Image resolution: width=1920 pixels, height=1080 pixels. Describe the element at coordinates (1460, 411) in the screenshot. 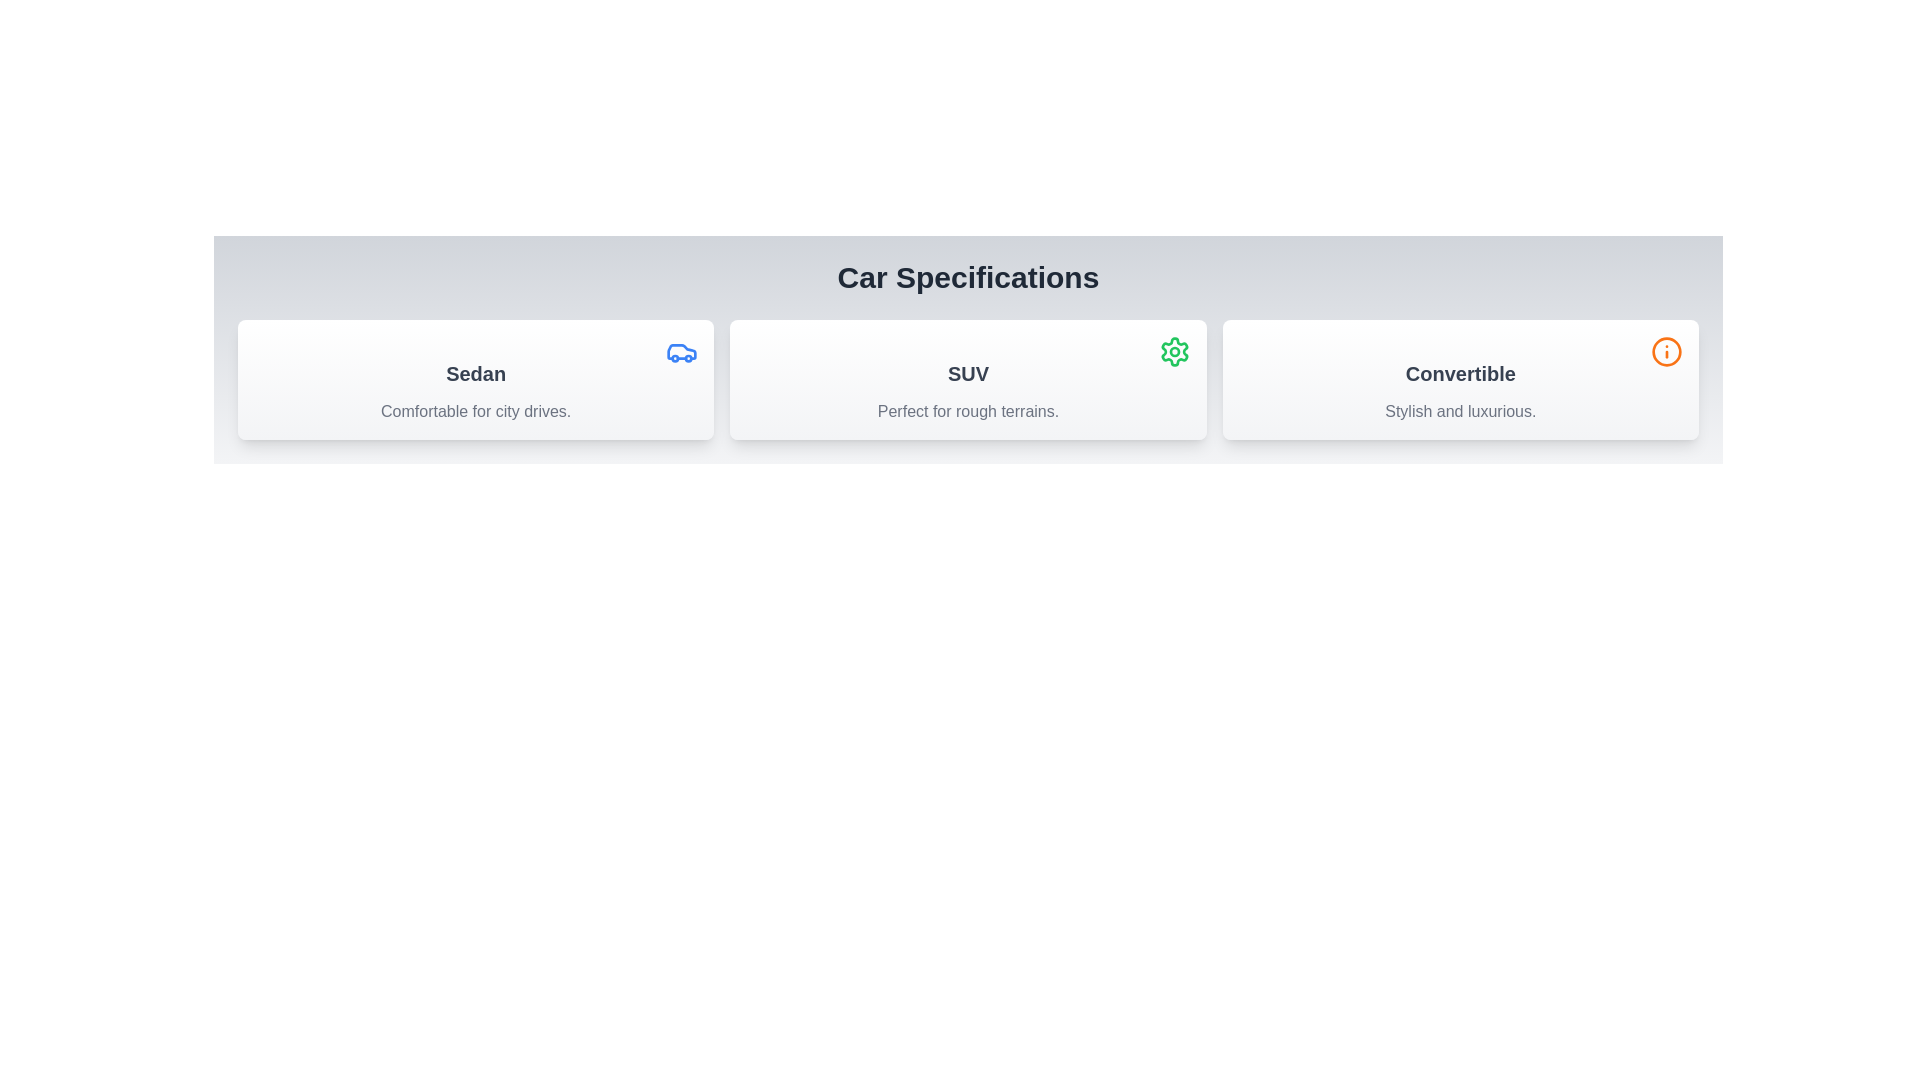

I see `descriptive text label located below the header 'Convertible' in the third card of the 'Car Specifications' section` at that location.